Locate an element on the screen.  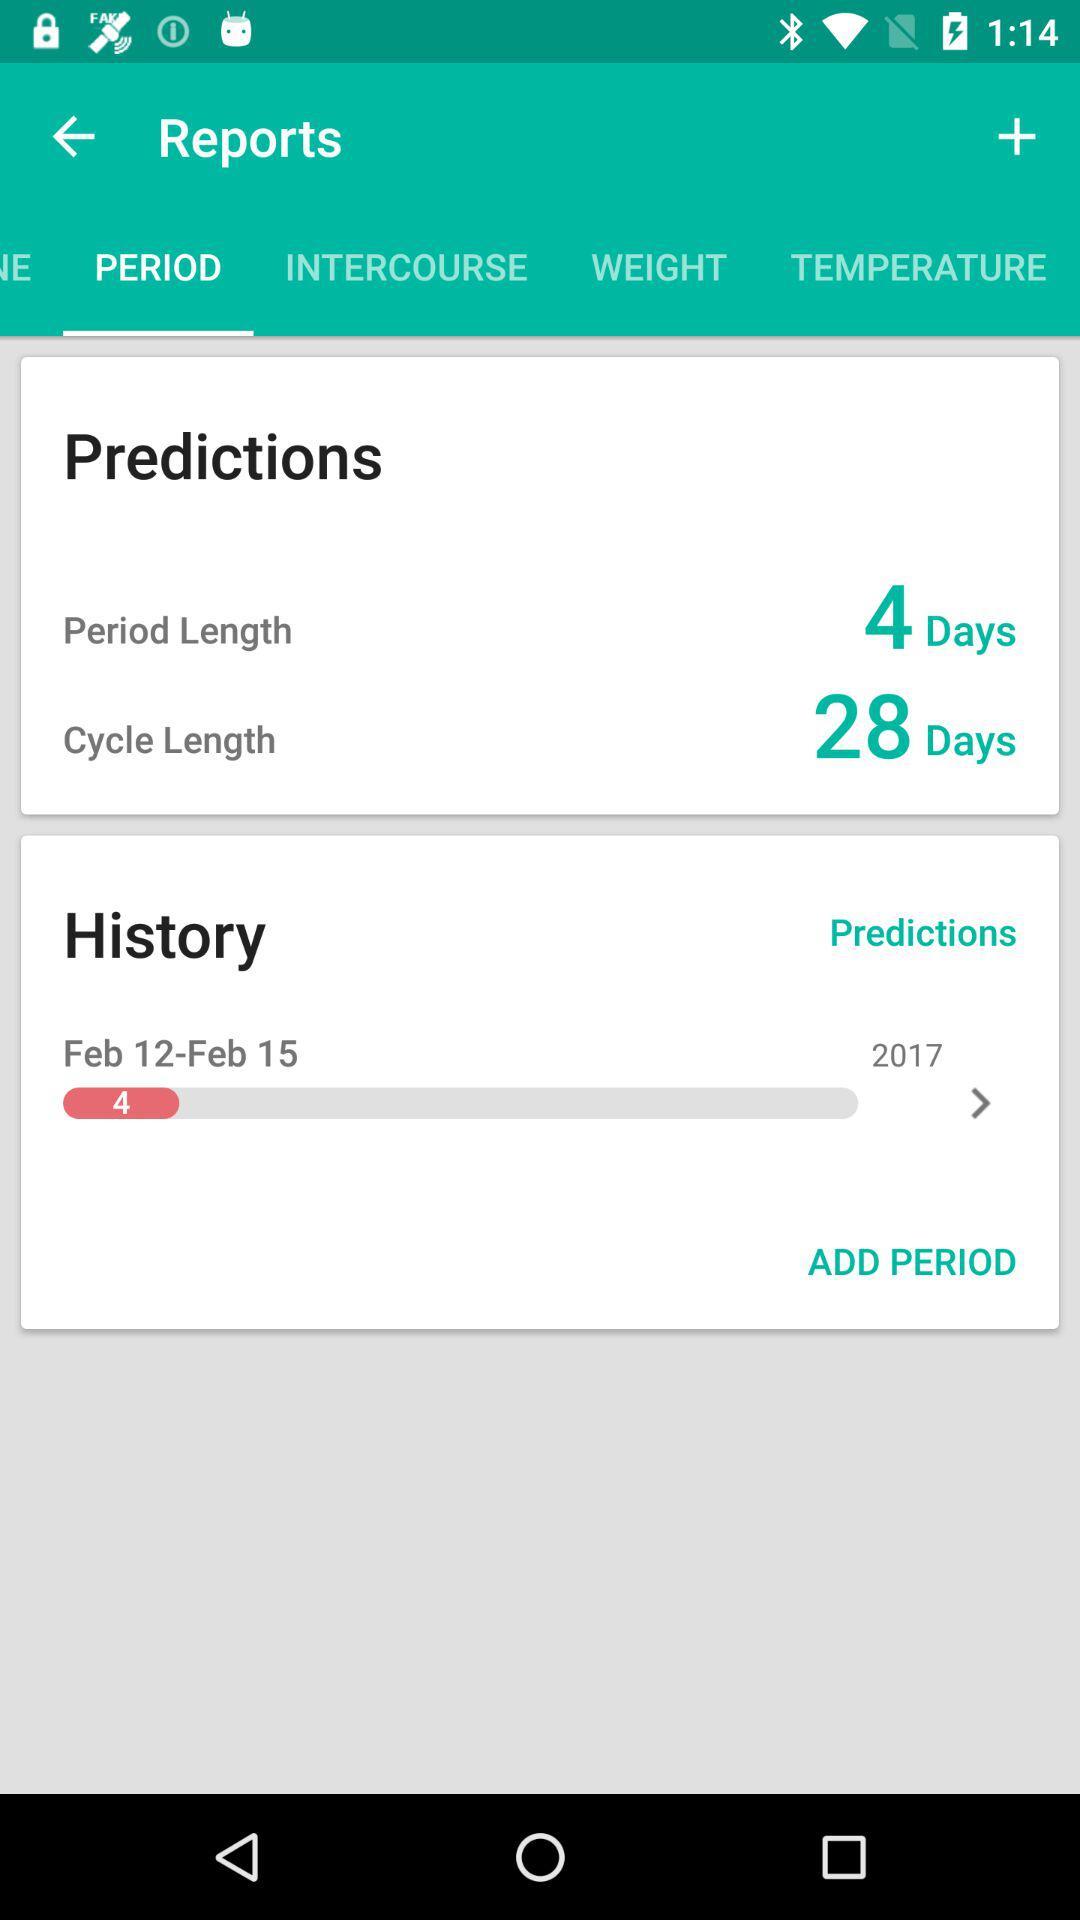
icon next to intercourse item is located at coordinates (659, 272).